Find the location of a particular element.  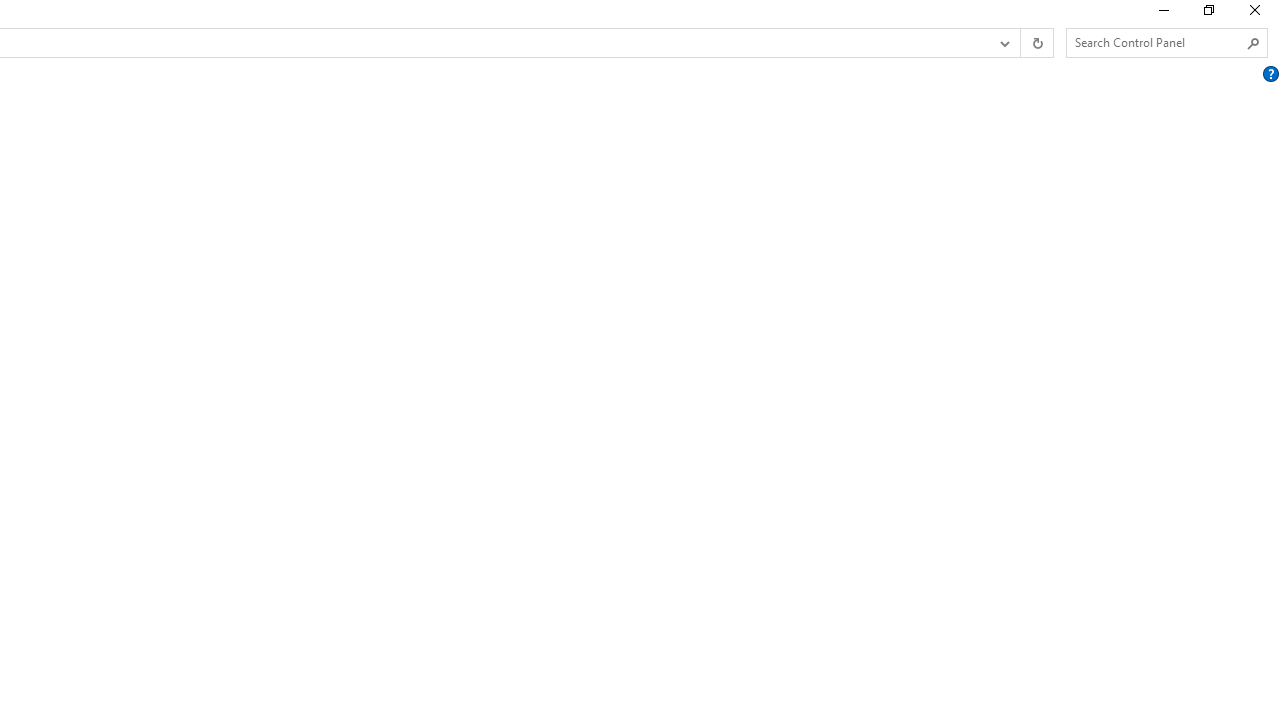

'Address band toolbar' is located at coordinates (1020, 43).